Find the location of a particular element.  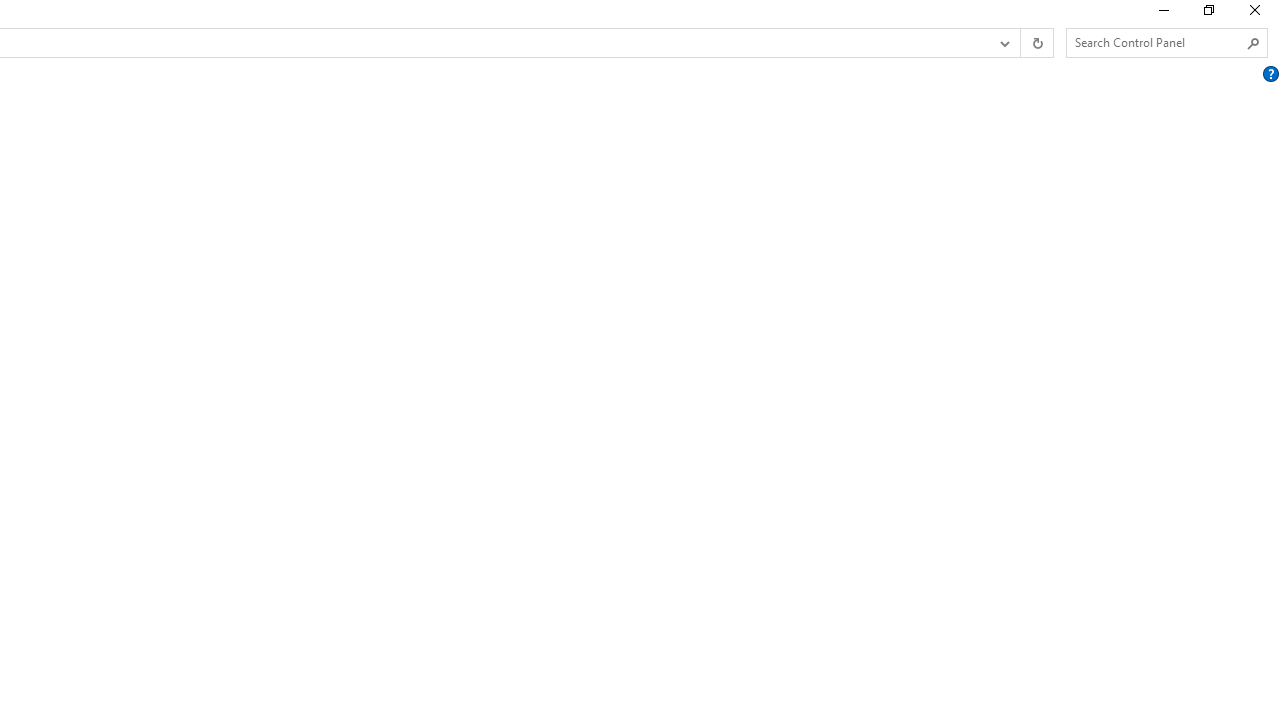

'Address band toolbar' is located at coordinates (1020, 43).